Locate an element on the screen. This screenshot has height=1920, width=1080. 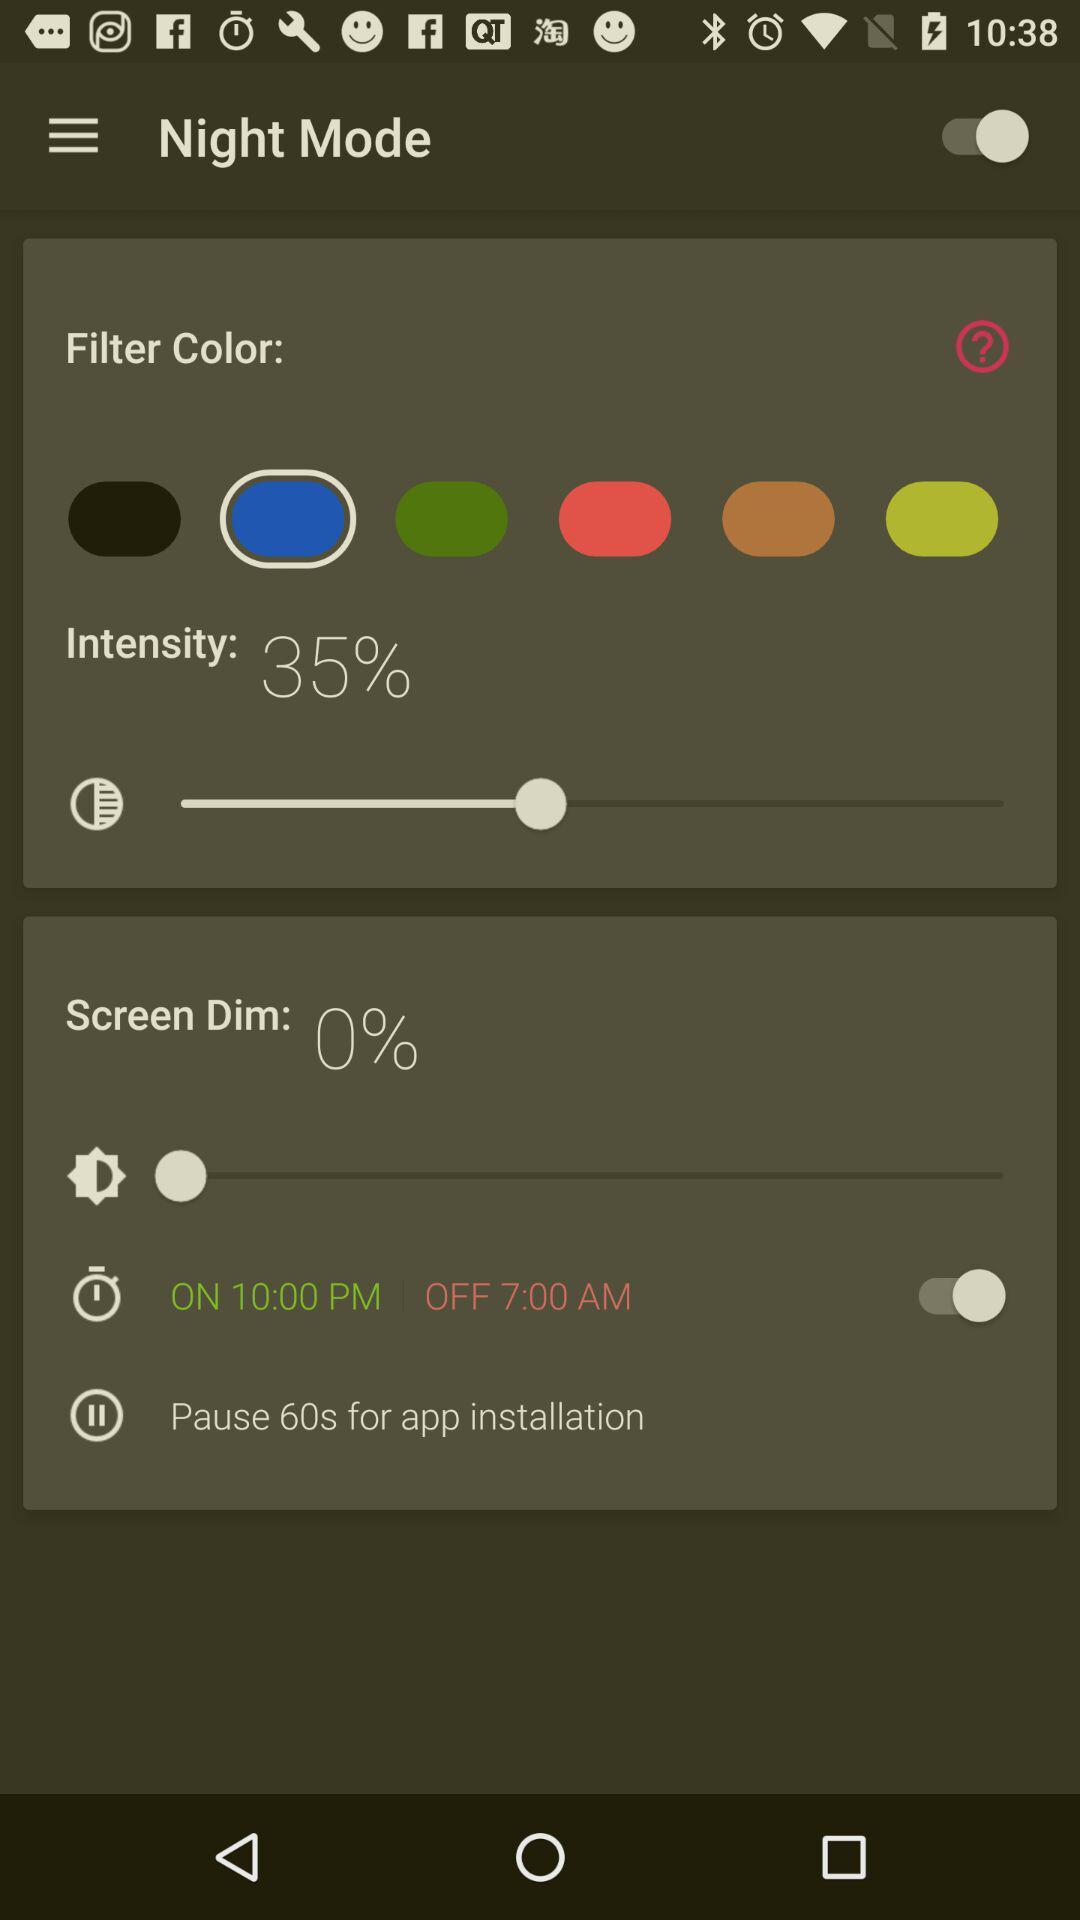
night mode is located at coordinates (974, 135).